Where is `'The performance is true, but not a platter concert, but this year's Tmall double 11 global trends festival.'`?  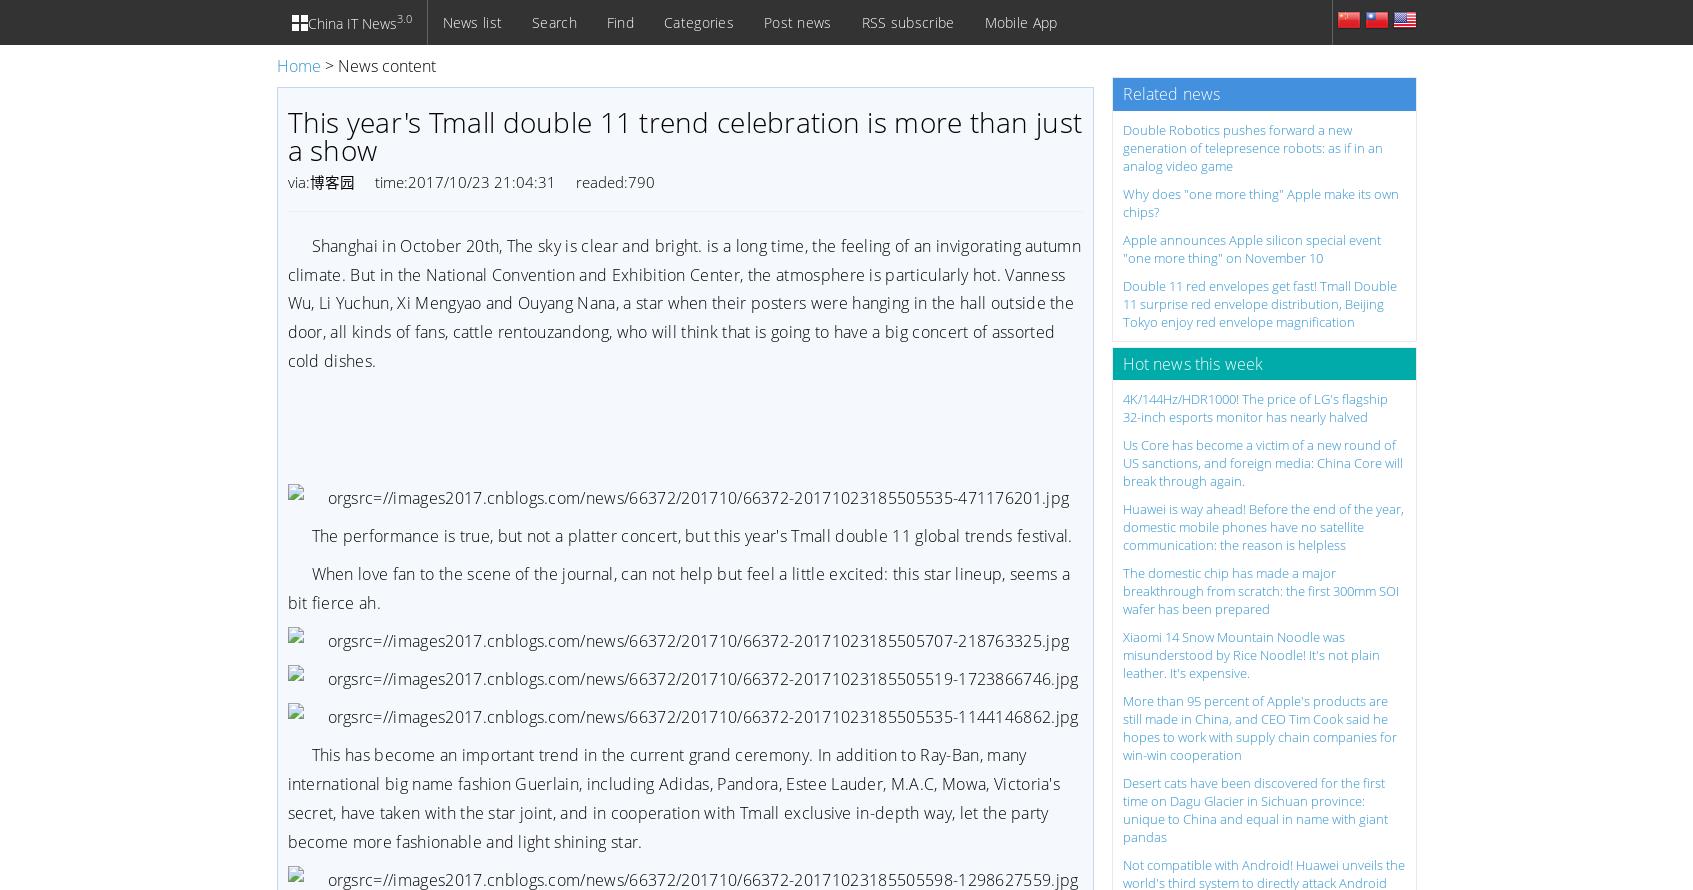 'The performance is true, but not a platter concert, but this year's Tmall double 11 global trends festival.' is located at coordinates (310, 534).